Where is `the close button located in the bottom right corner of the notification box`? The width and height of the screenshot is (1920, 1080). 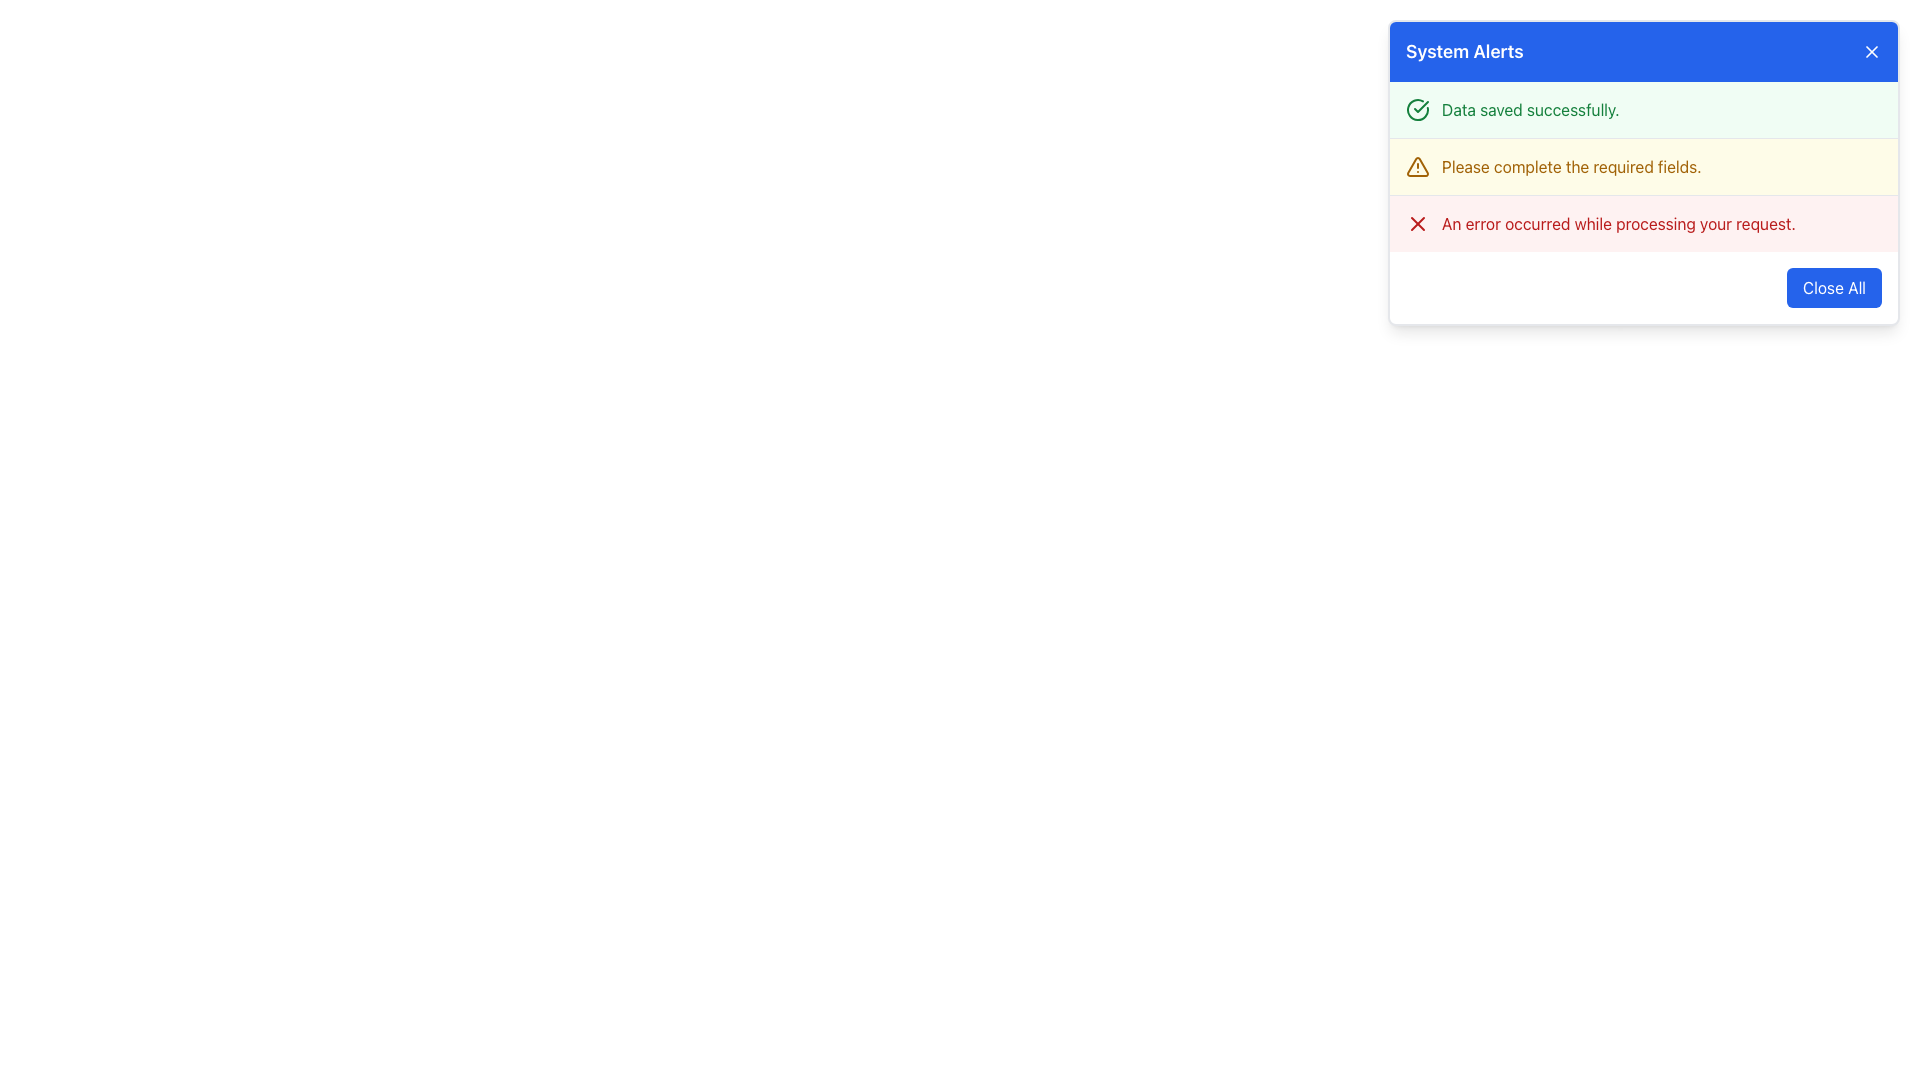
the close button located in the bottom right corner of the notification box is located at coordinates (1643, 288).